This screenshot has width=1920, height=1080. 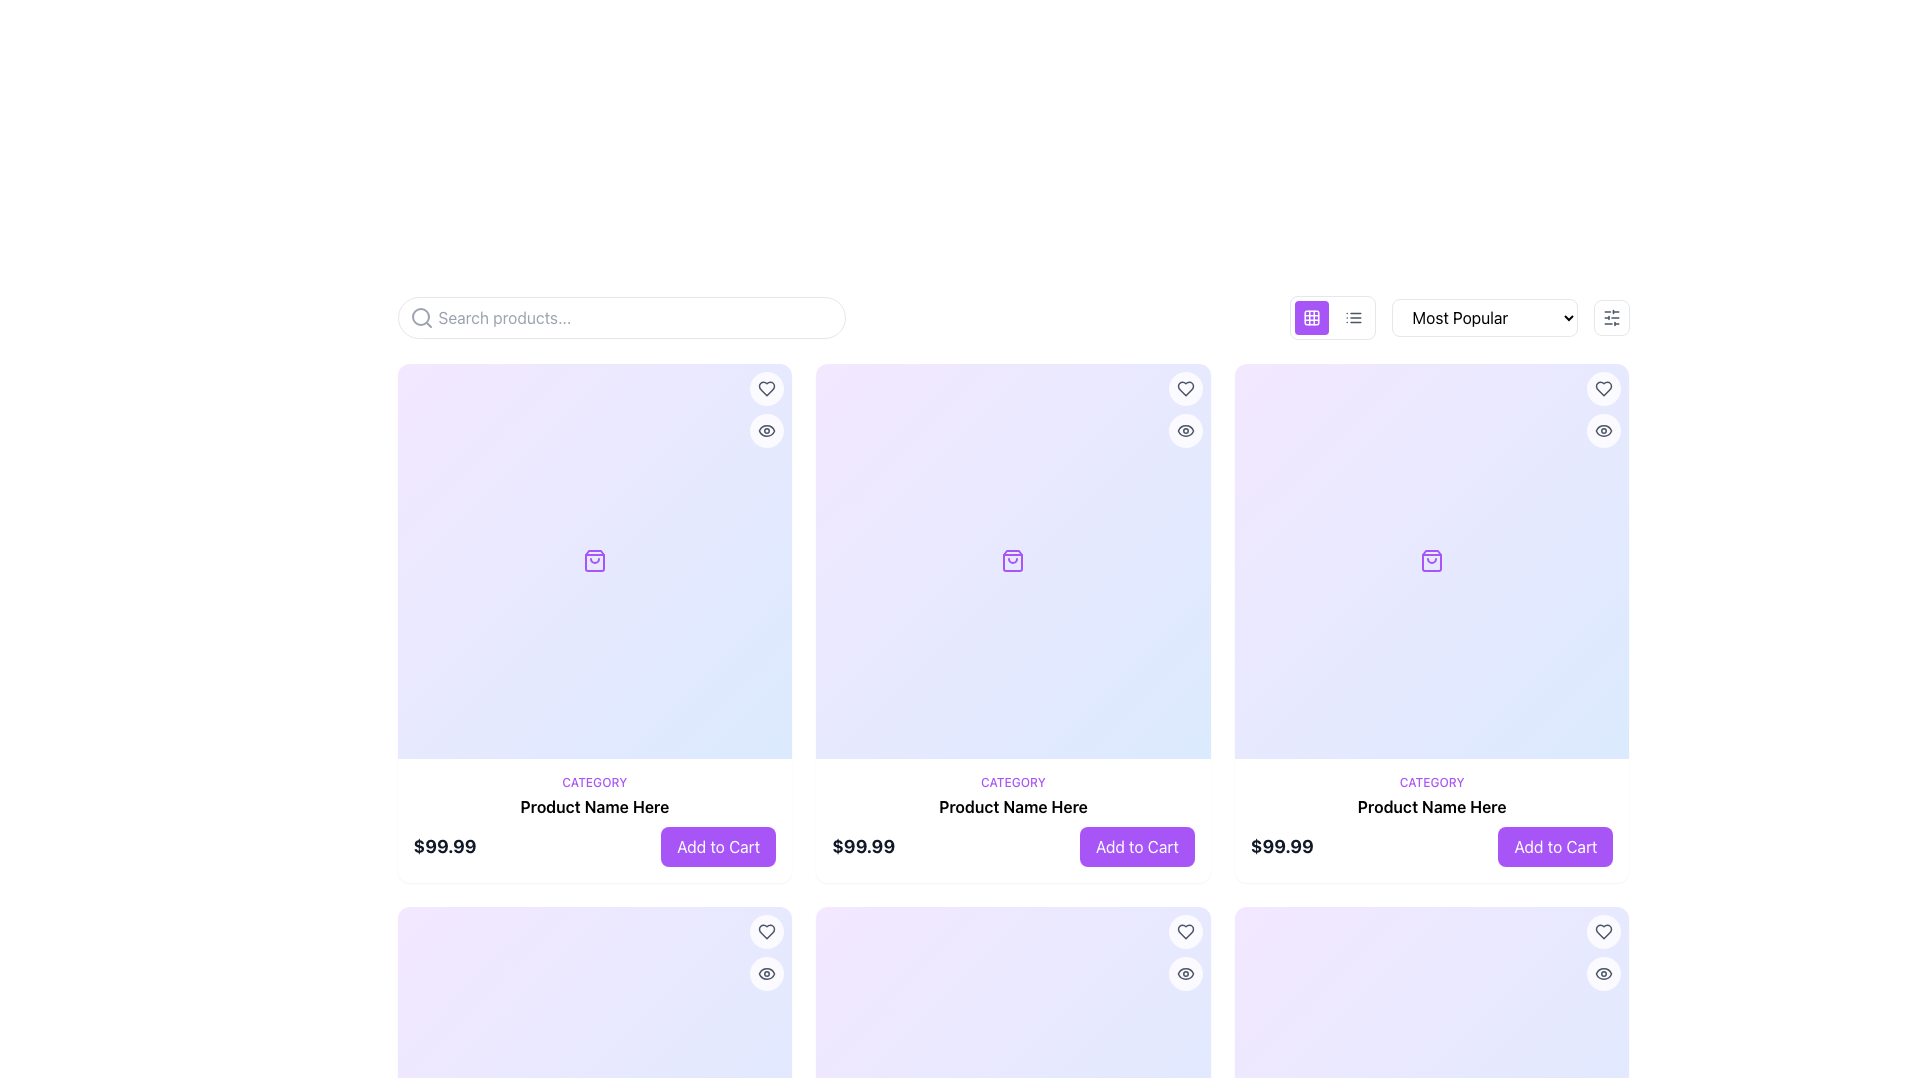 I want to click on the icon button located at the top-right corner of the product card, so click(x=1185, y=430).